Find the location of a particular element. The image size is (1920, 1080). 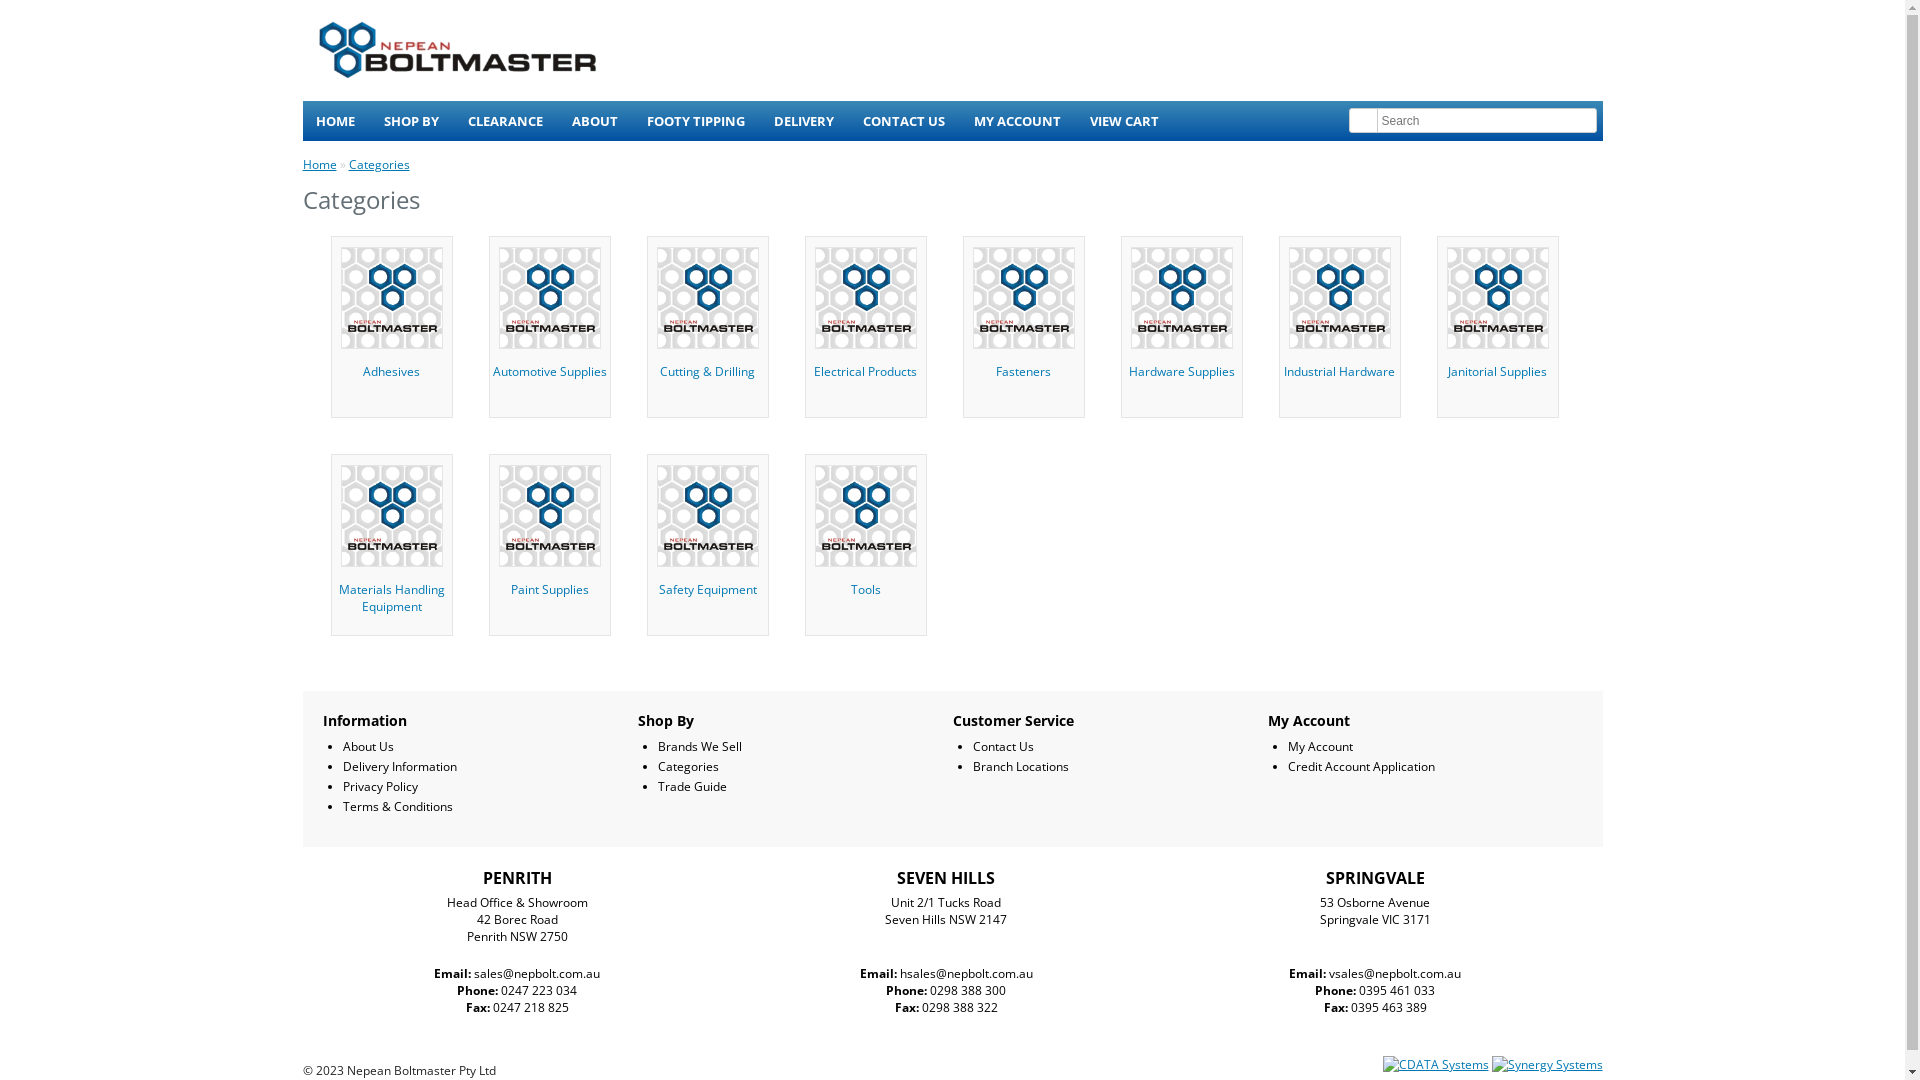

'My Account' is located at coordinates (1320, 746).